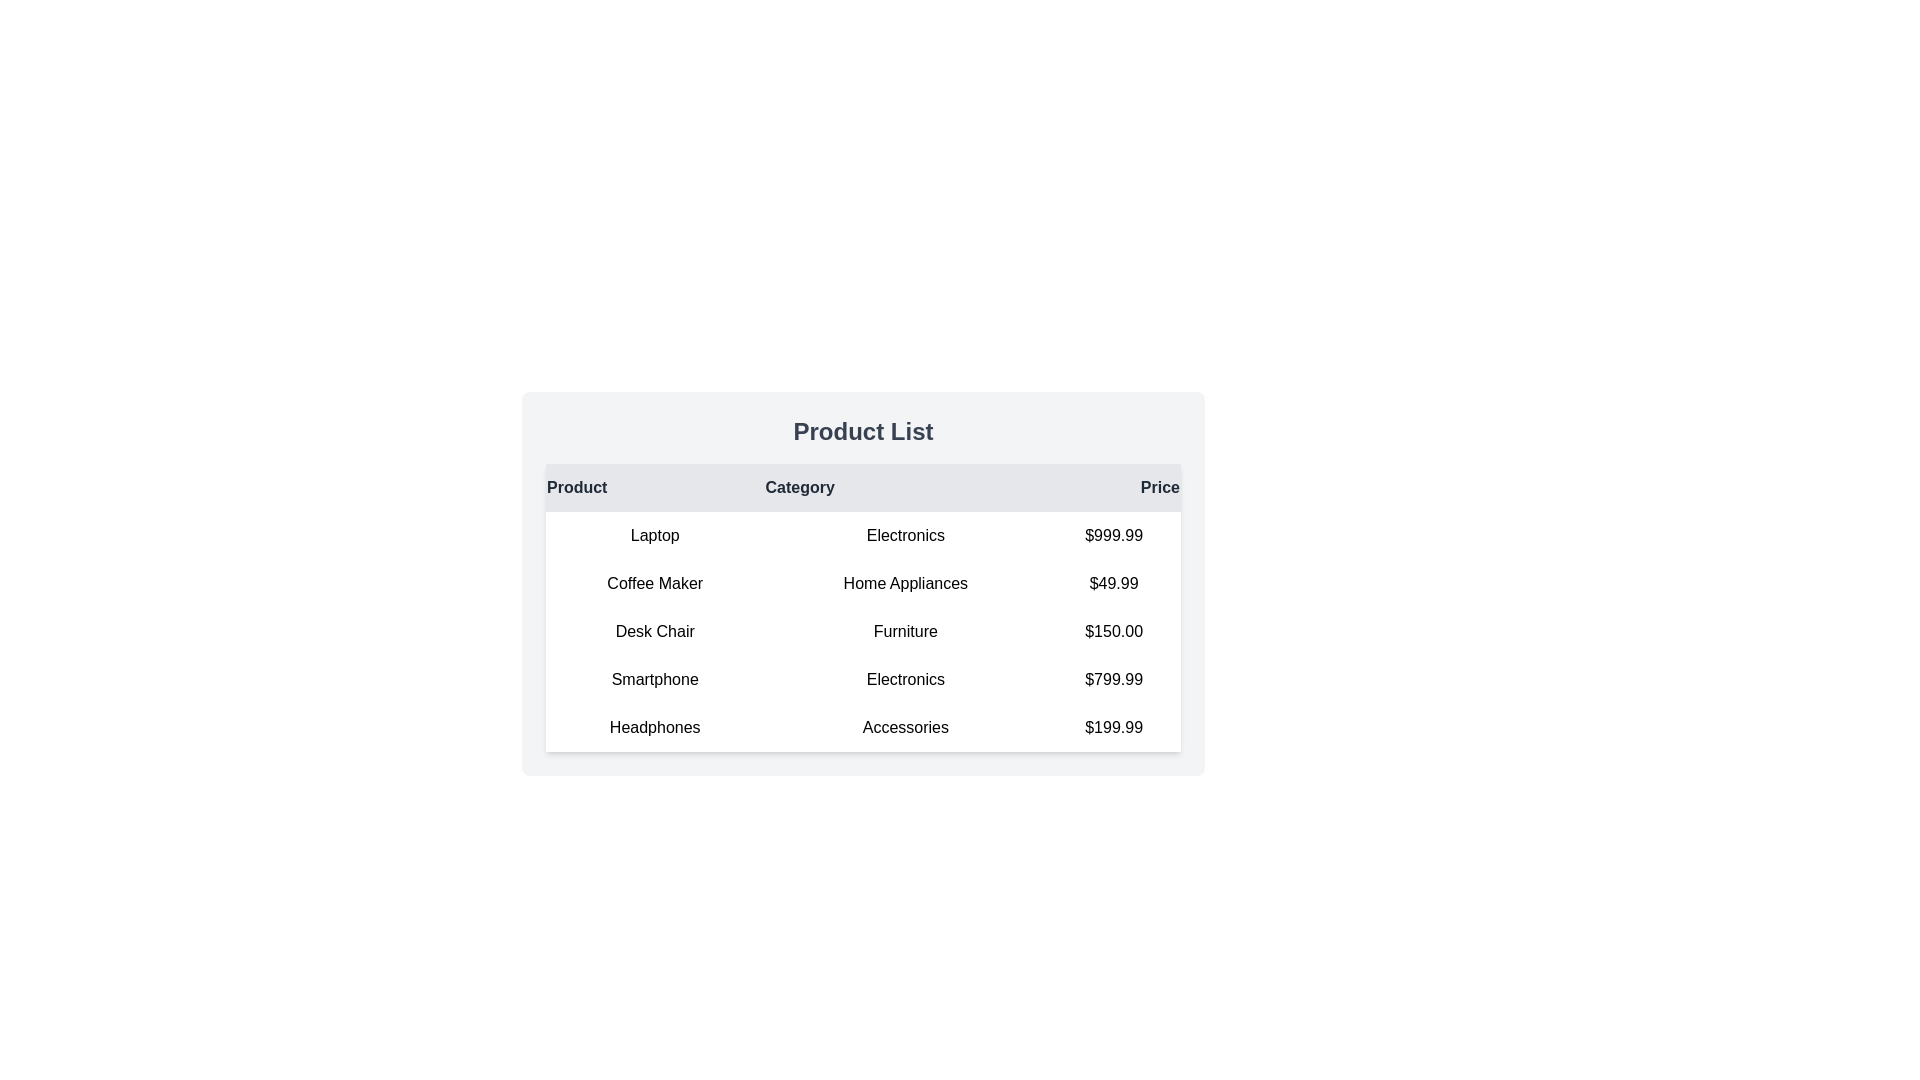 The height and width of the screenshot is (1080, 1920). Describe the element at coordinates (1113, 728) in the screenshot. I see `the static text element displaying the price of the 'Headphones' product in the last column of the 'Product List' table` at that location.